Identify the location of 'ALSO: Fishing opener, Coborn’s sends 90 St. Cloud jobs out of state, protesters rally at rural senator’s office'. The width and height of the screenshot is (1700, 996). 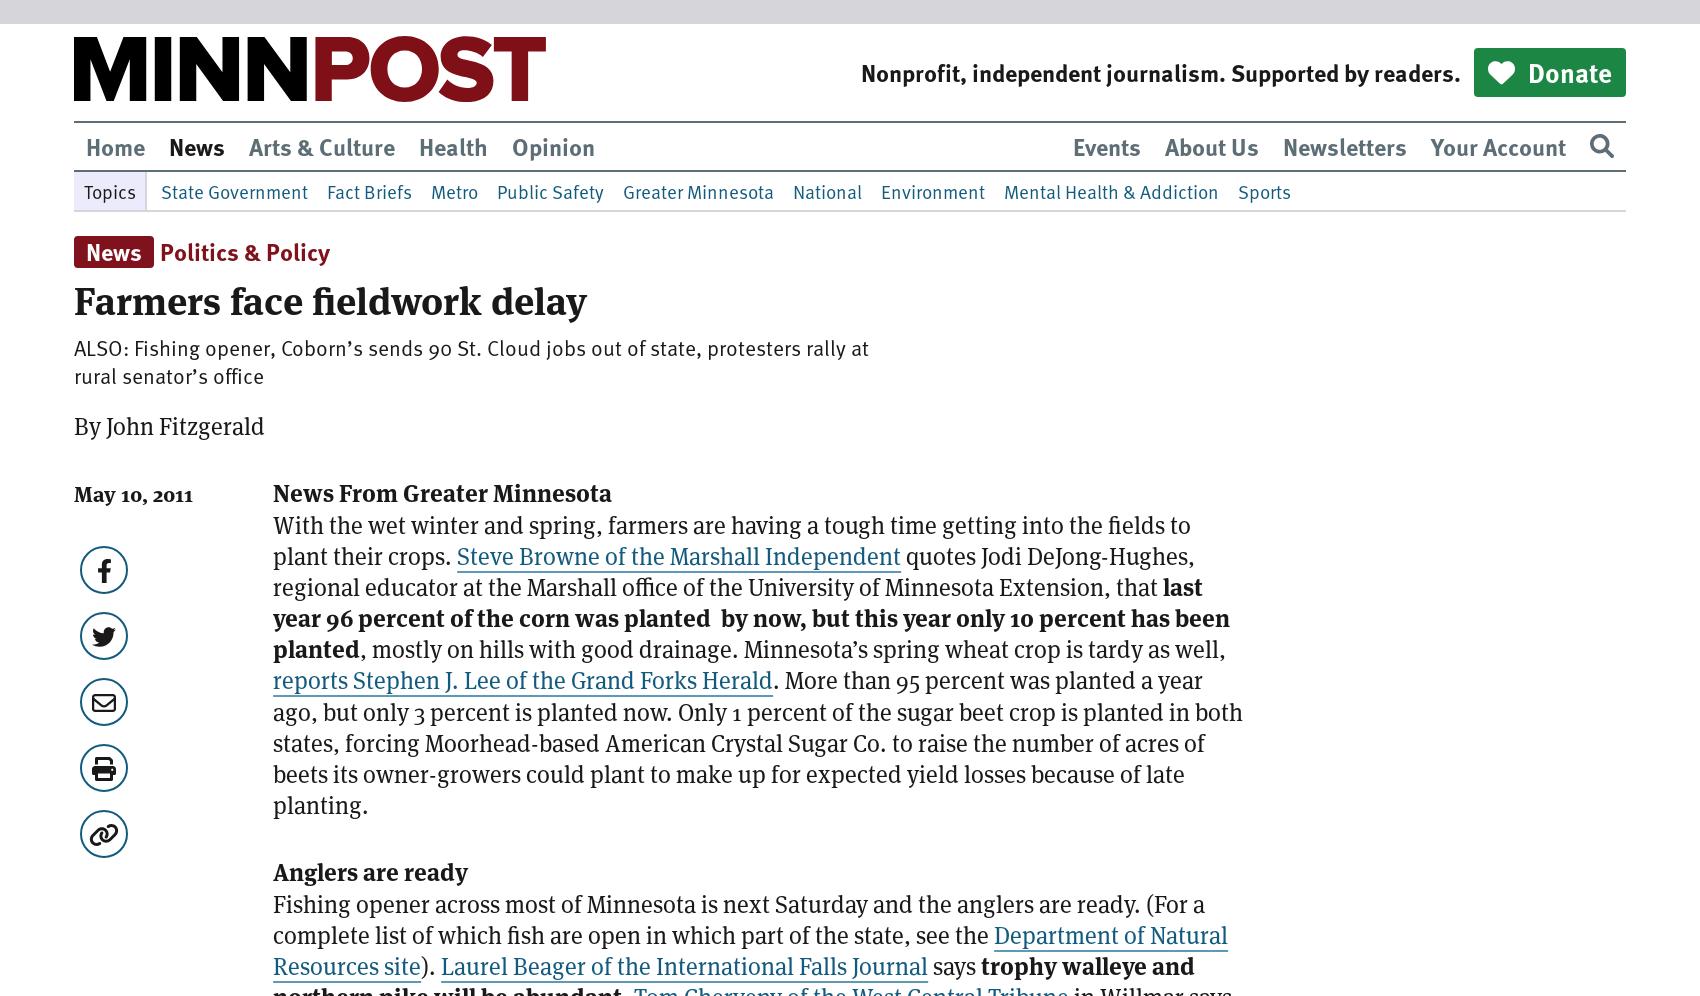
(471, 361).